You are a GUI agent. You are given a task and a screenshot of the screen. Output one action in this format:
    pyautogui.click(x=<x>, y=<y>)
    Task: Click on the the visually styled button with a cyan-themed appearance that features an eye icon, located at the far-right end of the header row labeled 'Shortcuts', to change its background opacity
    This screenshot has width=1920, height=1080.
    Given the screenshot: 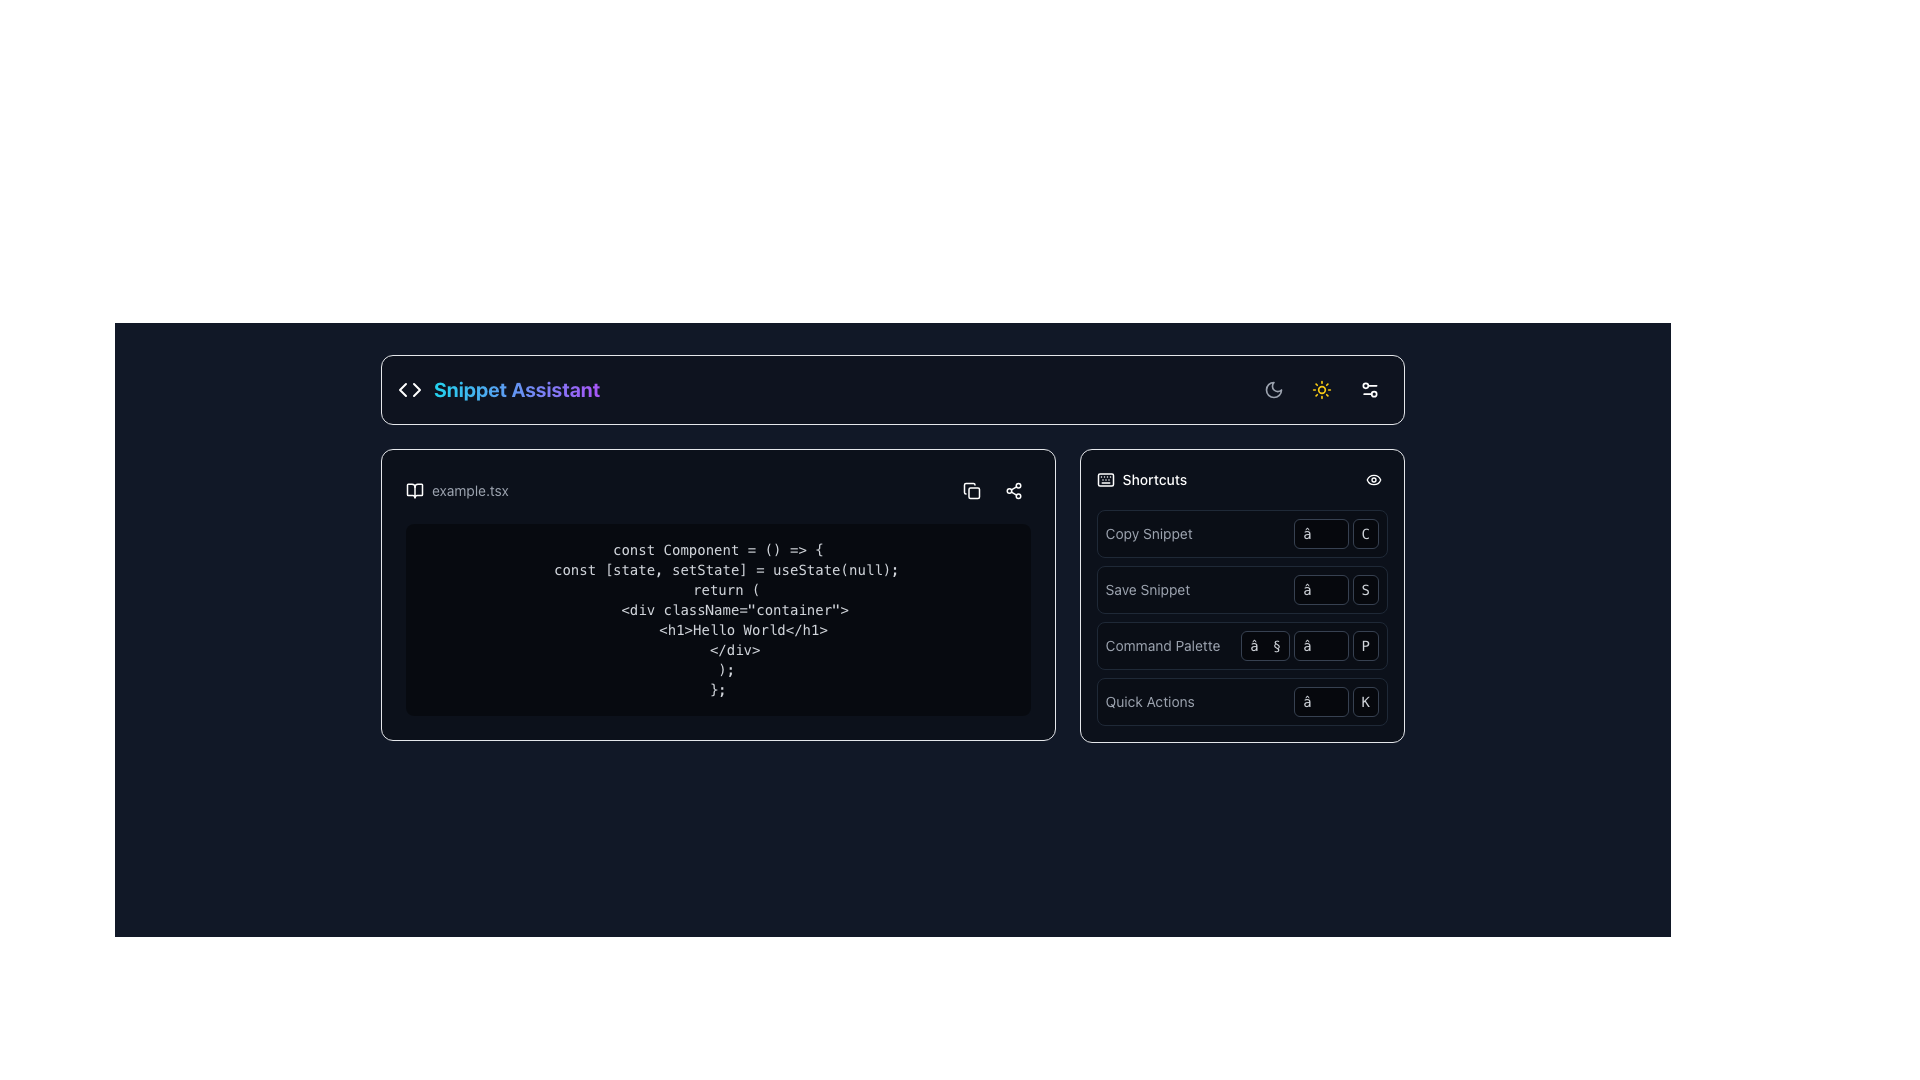 What is the action you would take?
    pyautogui.click(x=1372, y=479)
    